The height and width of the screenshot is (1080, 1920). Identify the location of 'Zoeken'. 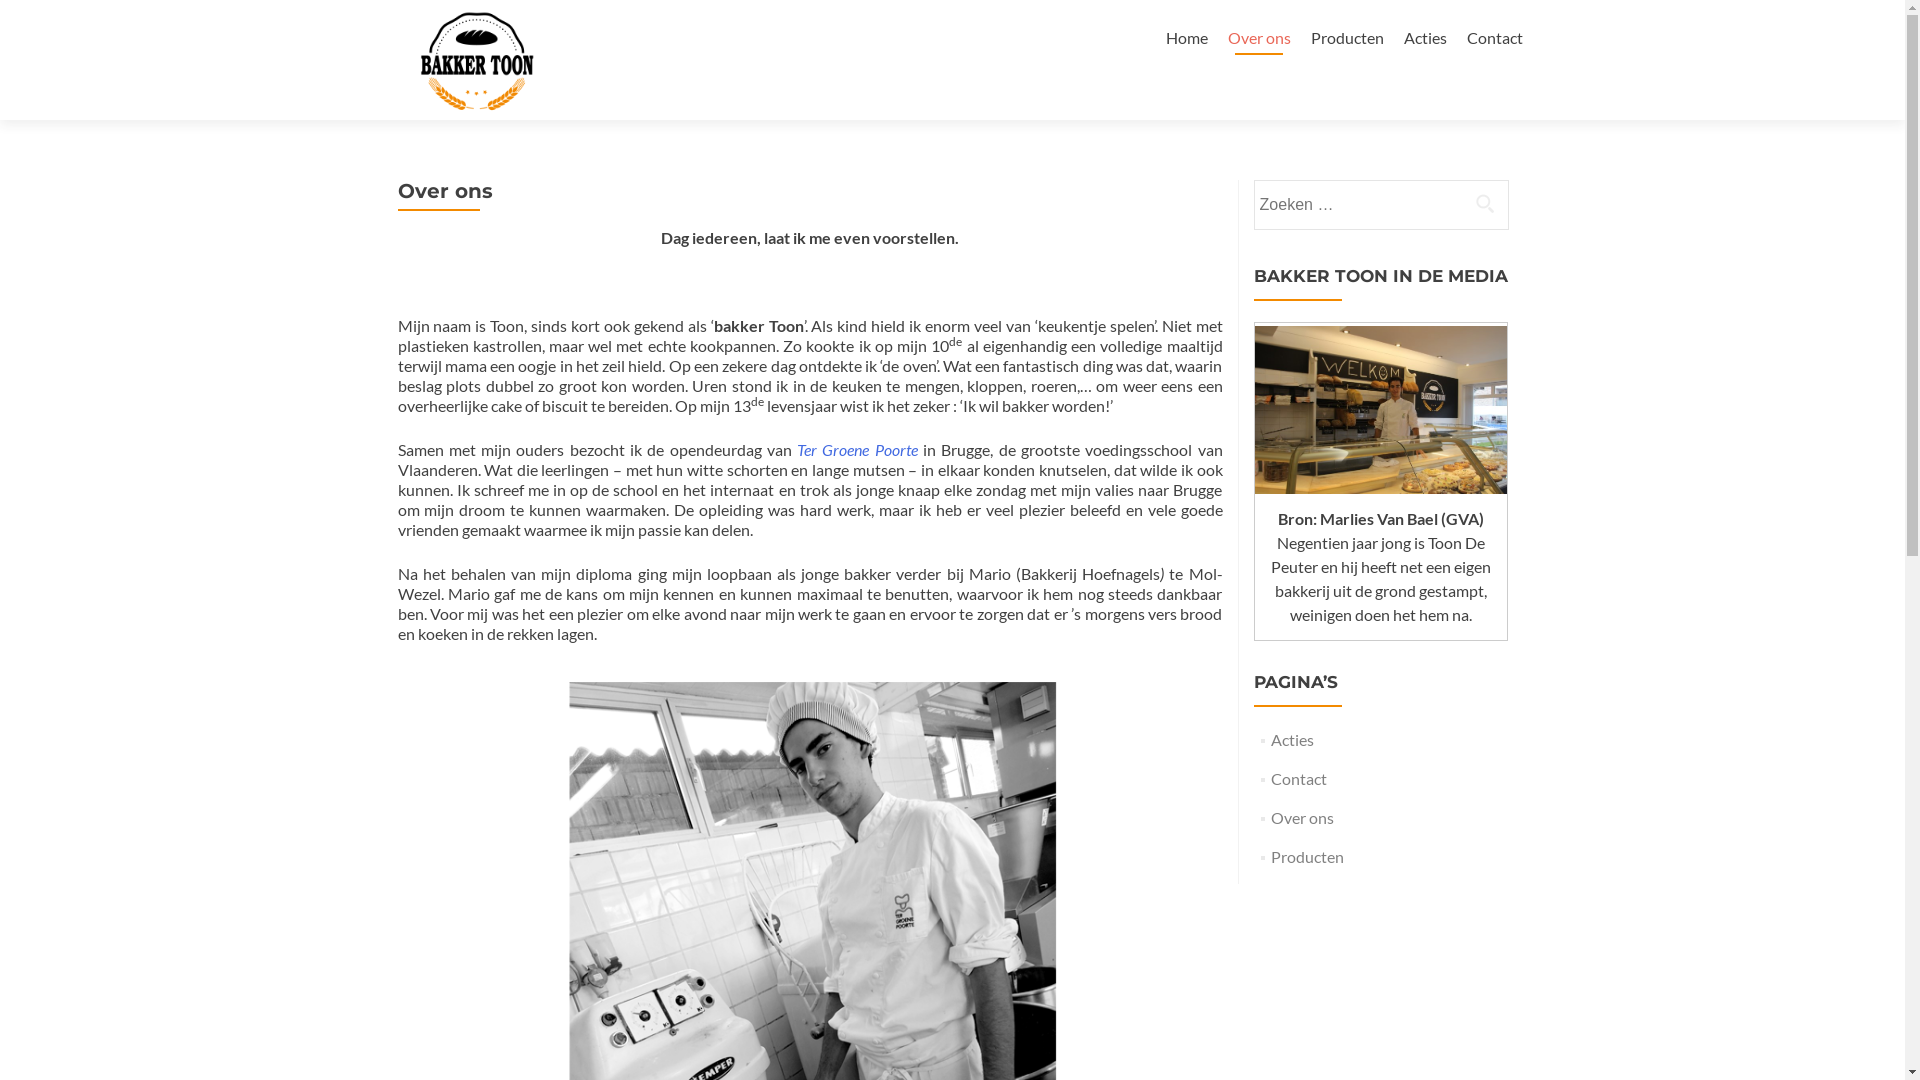
(1462, 203).